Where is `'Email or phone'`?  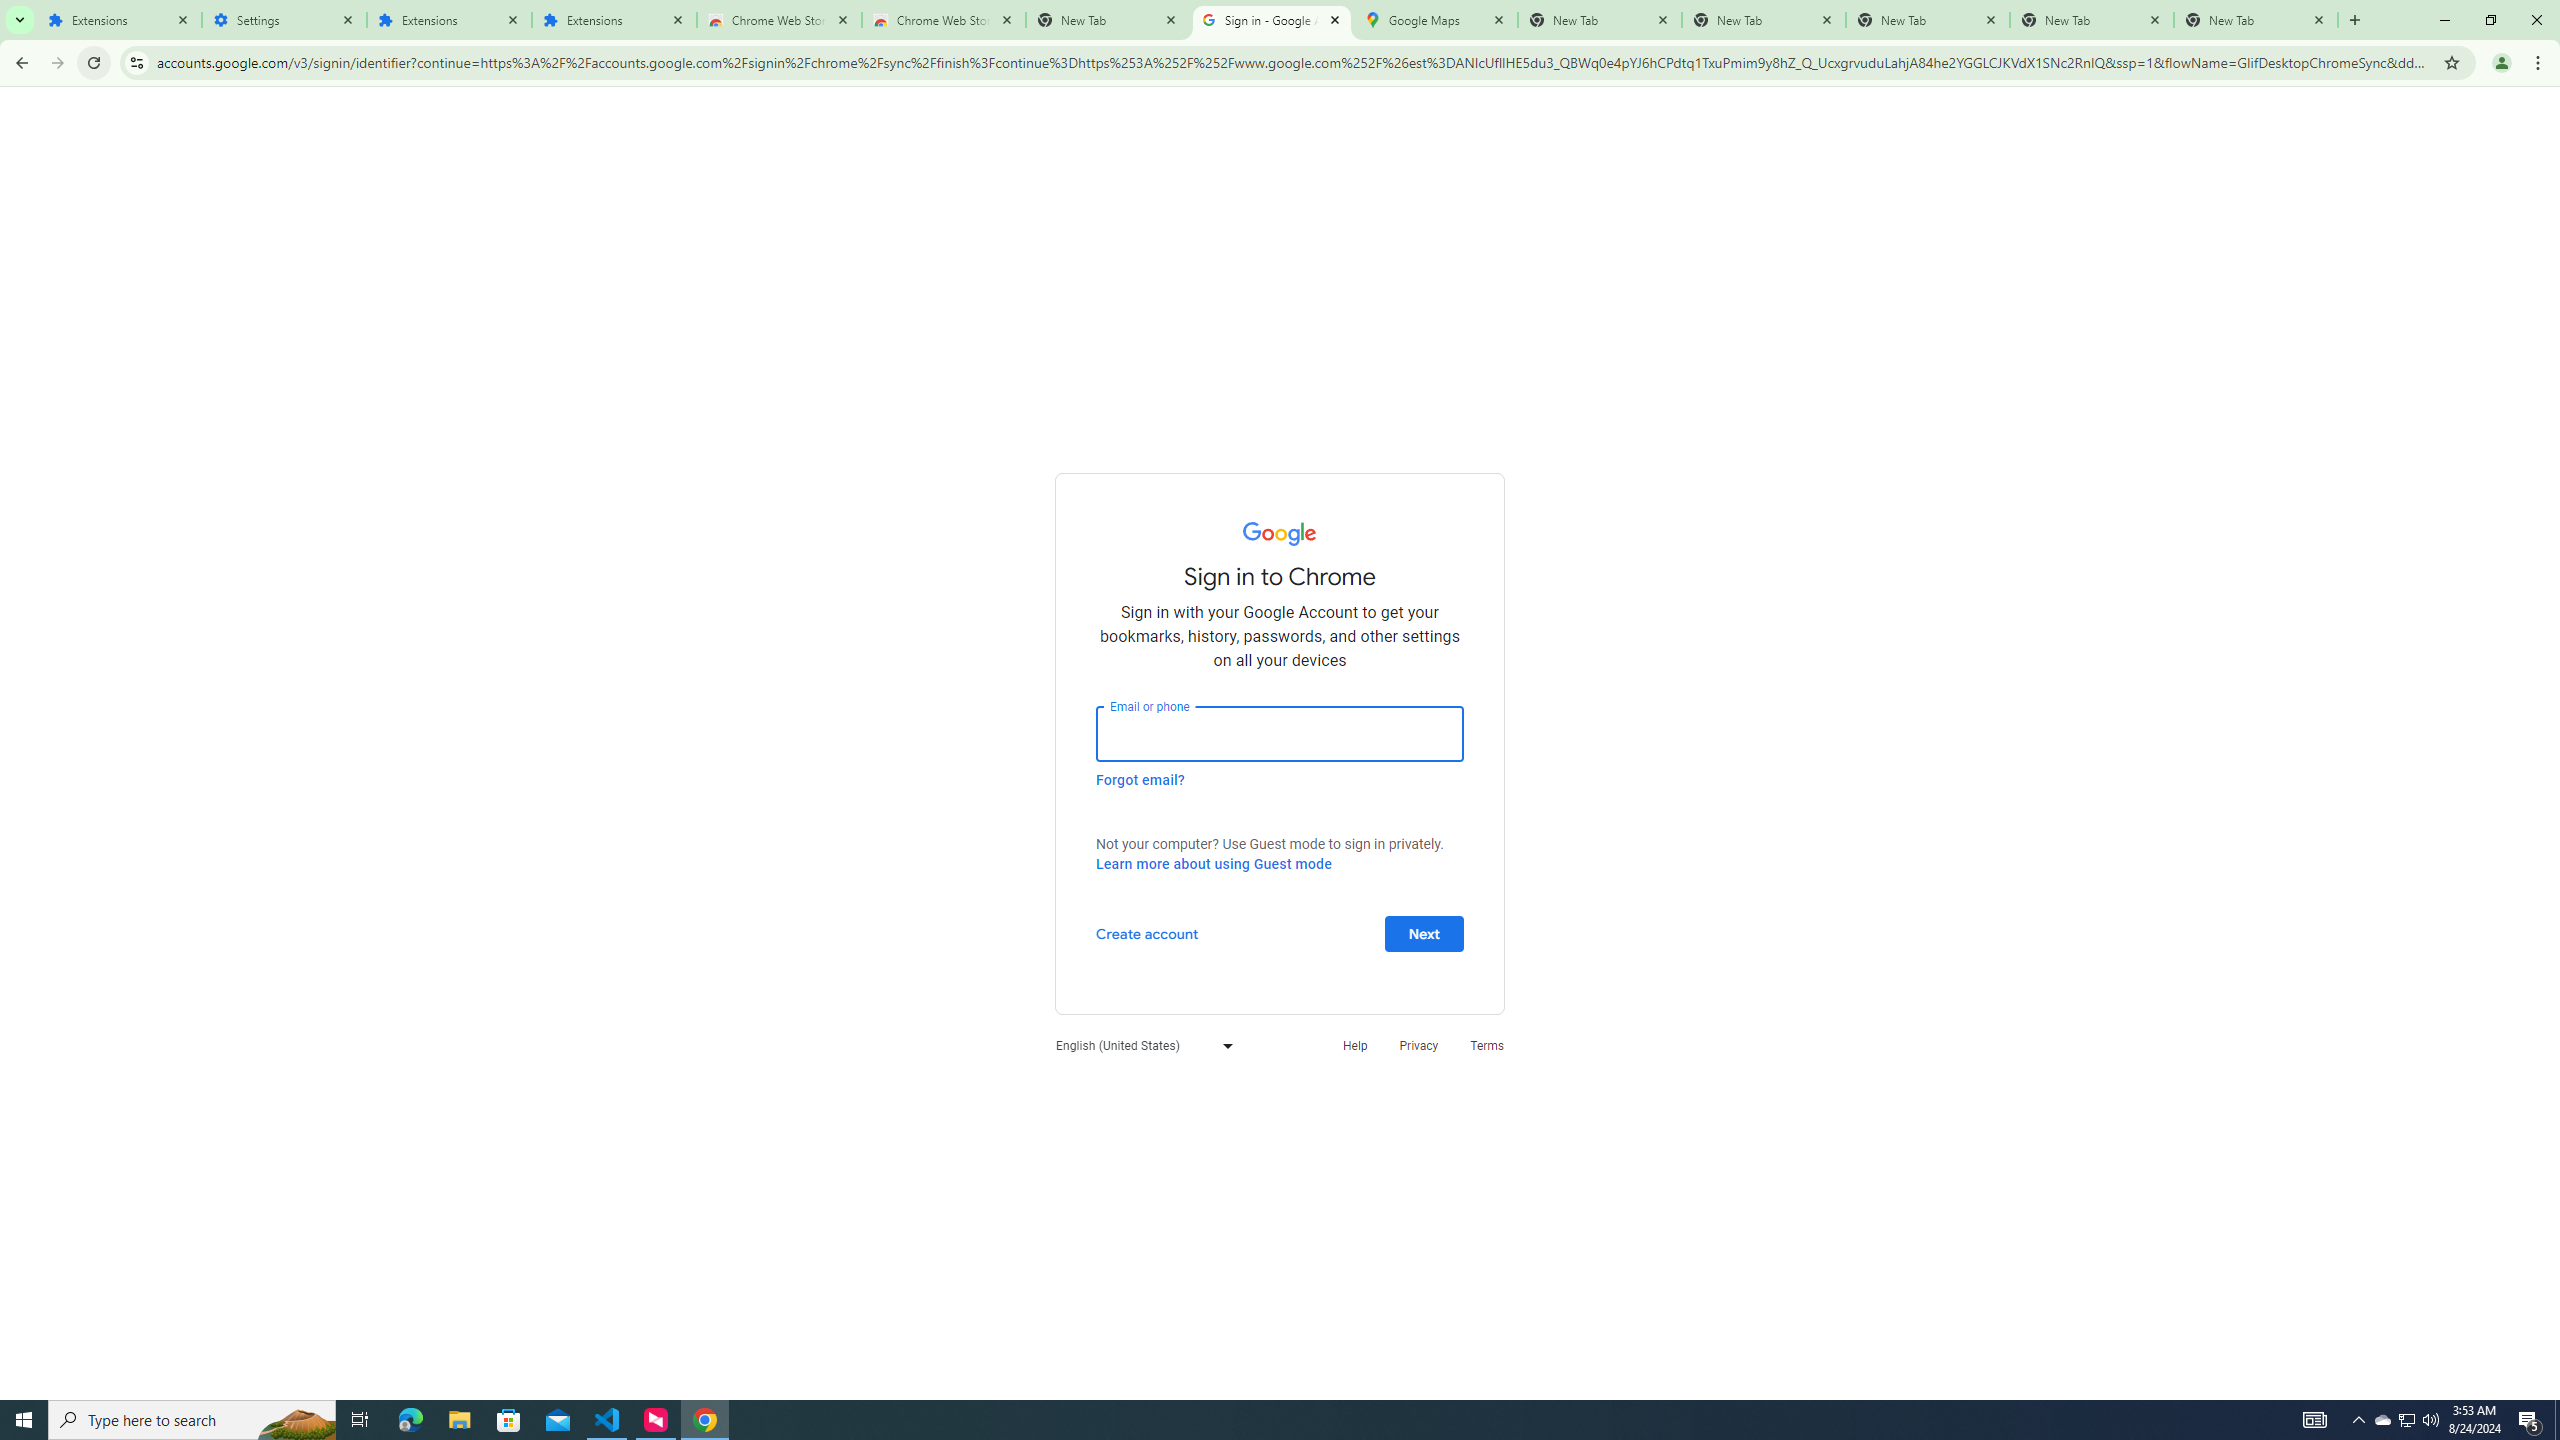
'Email or phone' is located at coordinates (1280, 732).